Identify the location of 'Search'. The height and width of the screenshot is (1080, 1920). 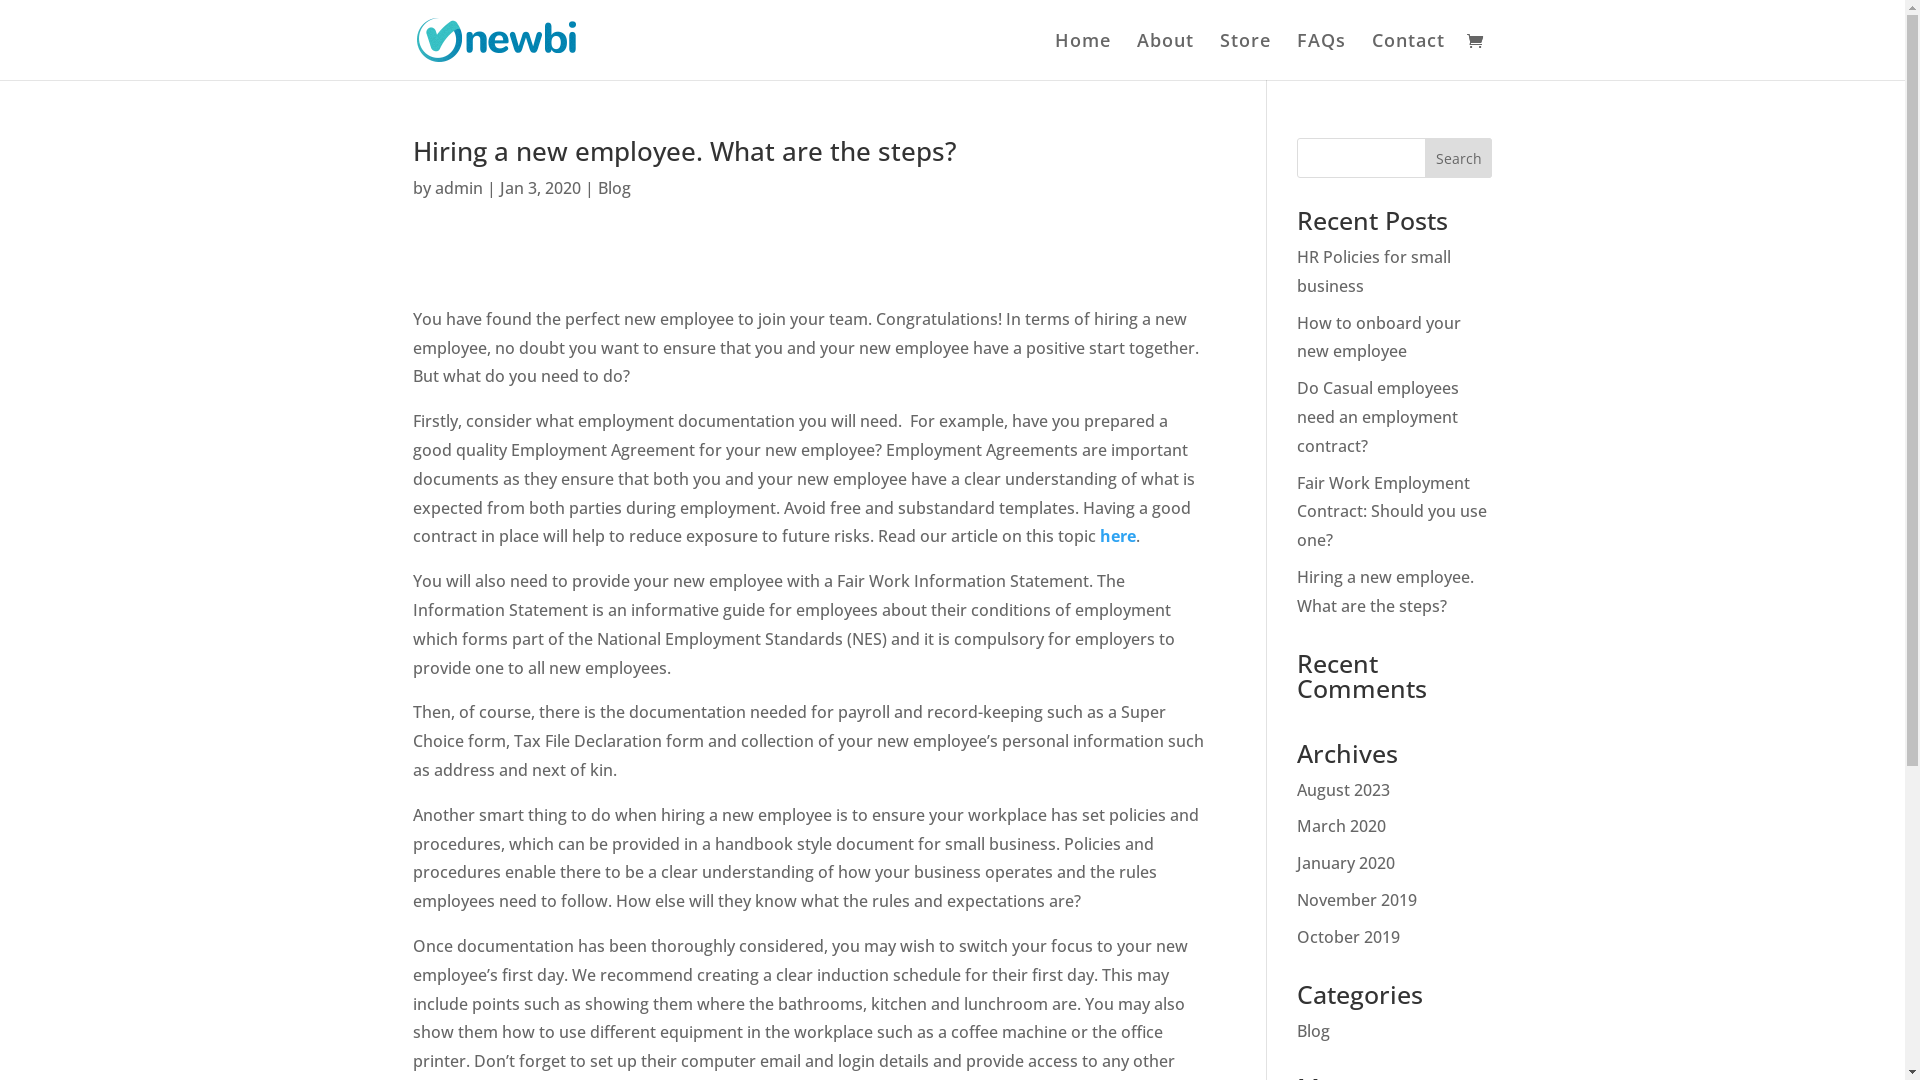
(1459, 157).